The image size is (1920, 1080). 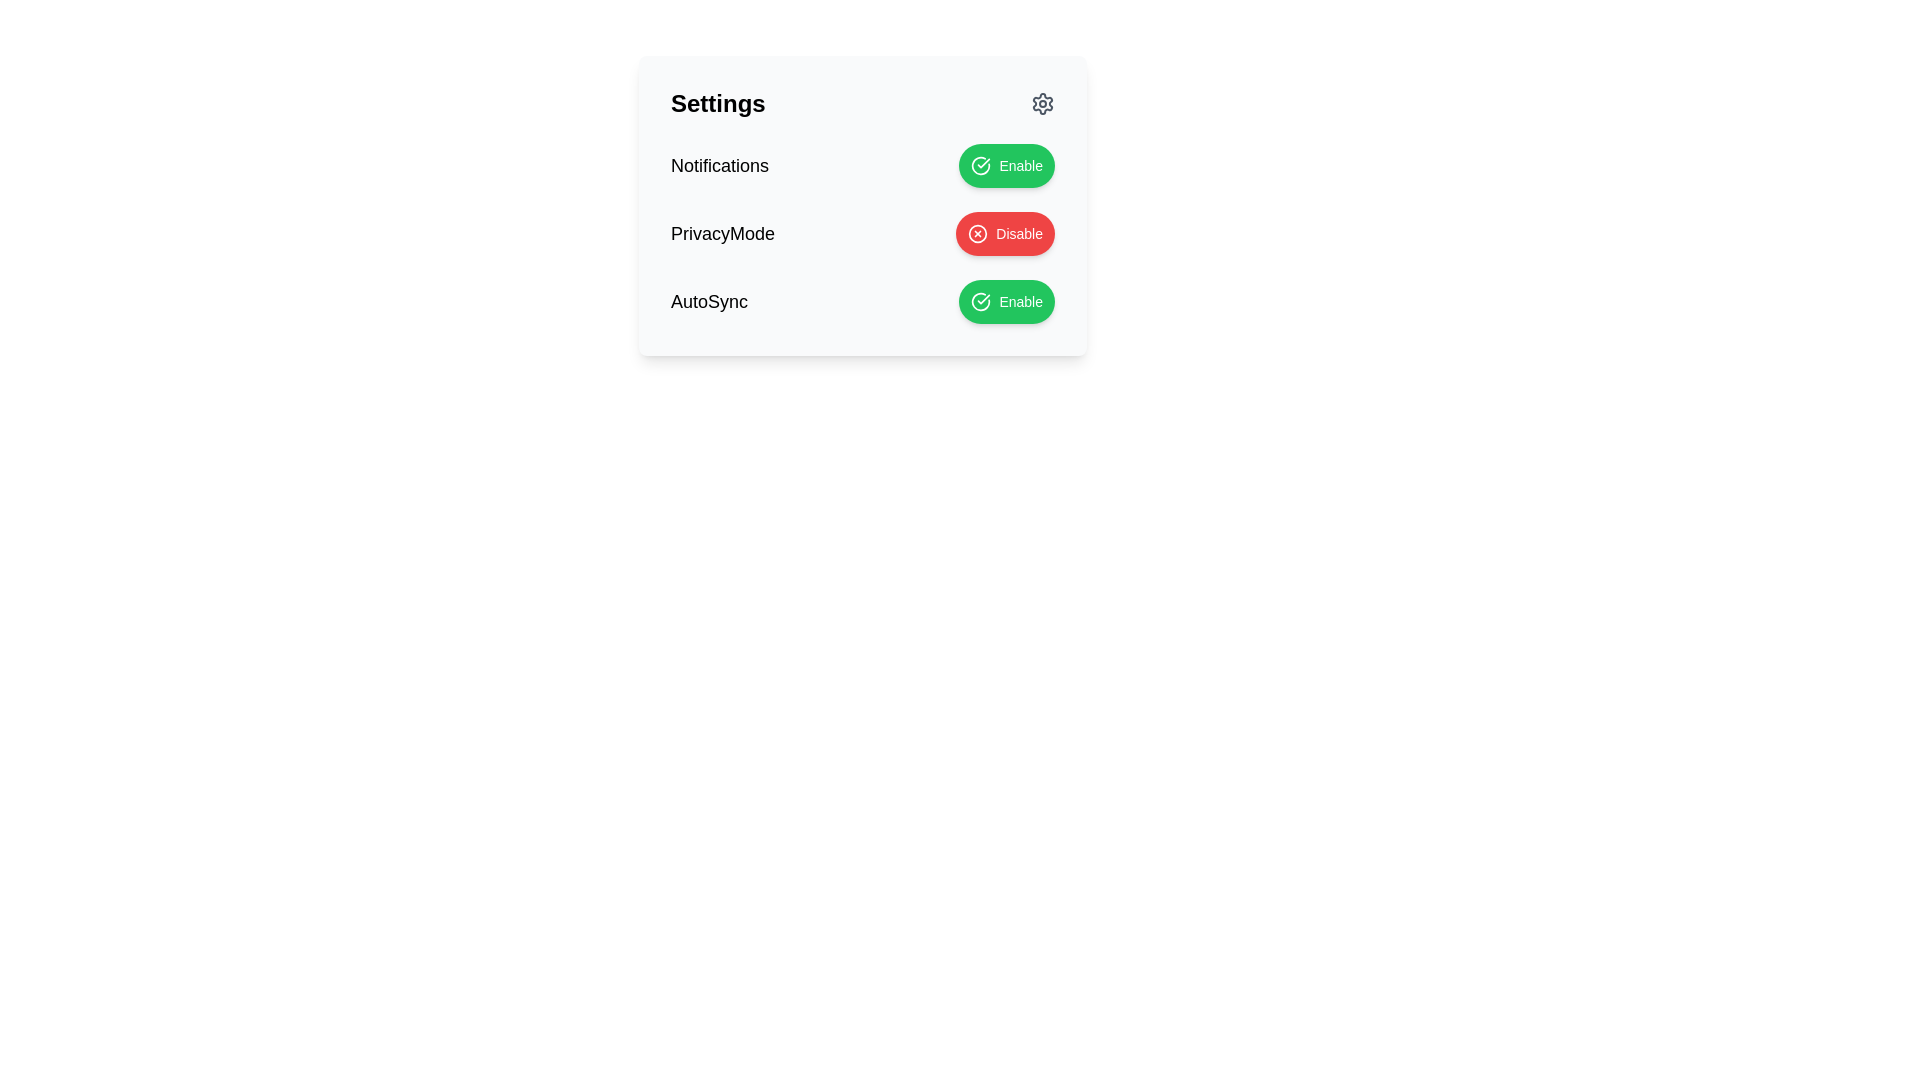 What do you see at coordinates (720, 164) in the screenshot?
I see `the 'Notifications' text label, which is prominently displayed at the top-left of the settings options, positioned before the green 'Enable' button` at bounding box center [720, 164].